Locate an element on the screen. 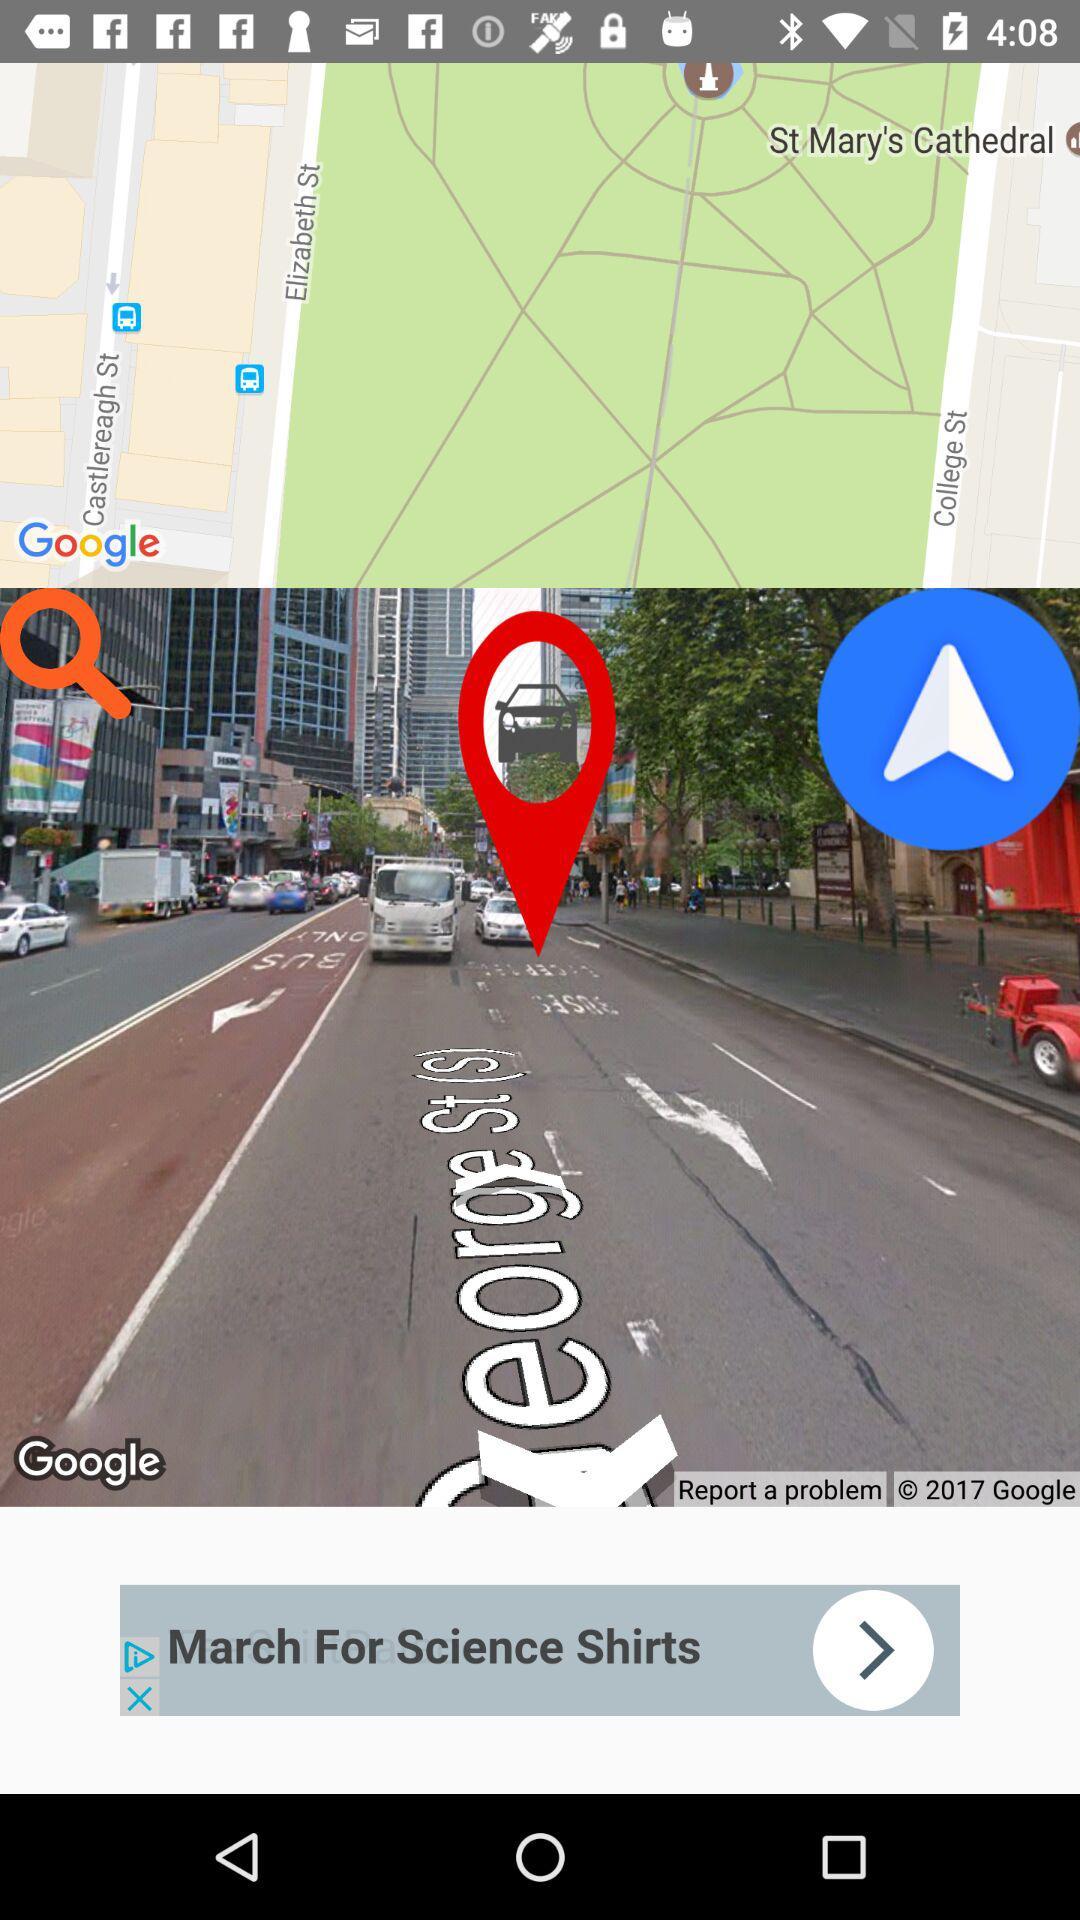 This screenshot has width=1080, height=1920. search is located at coordinates (64, 653).